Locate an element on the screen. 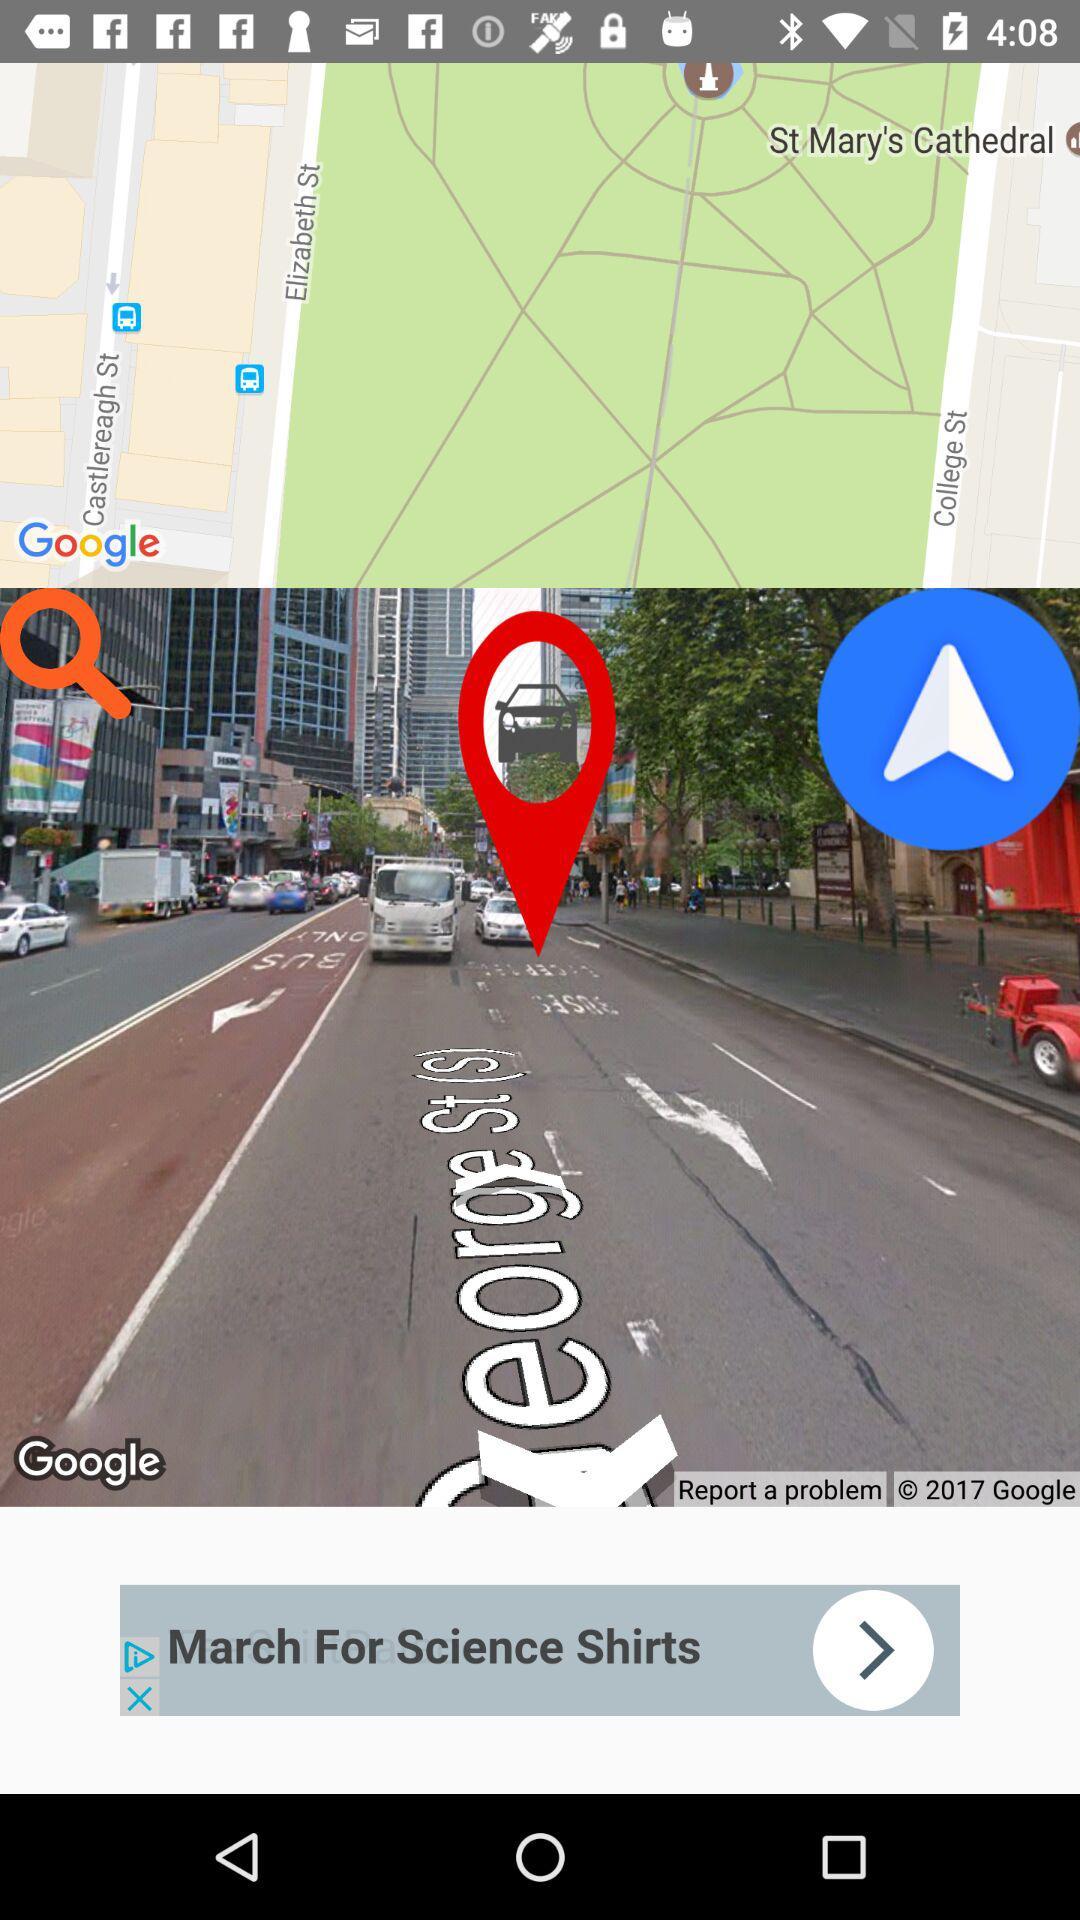 This screenshot has width=1080, height=1920. search is located at coordinates (64, 653).